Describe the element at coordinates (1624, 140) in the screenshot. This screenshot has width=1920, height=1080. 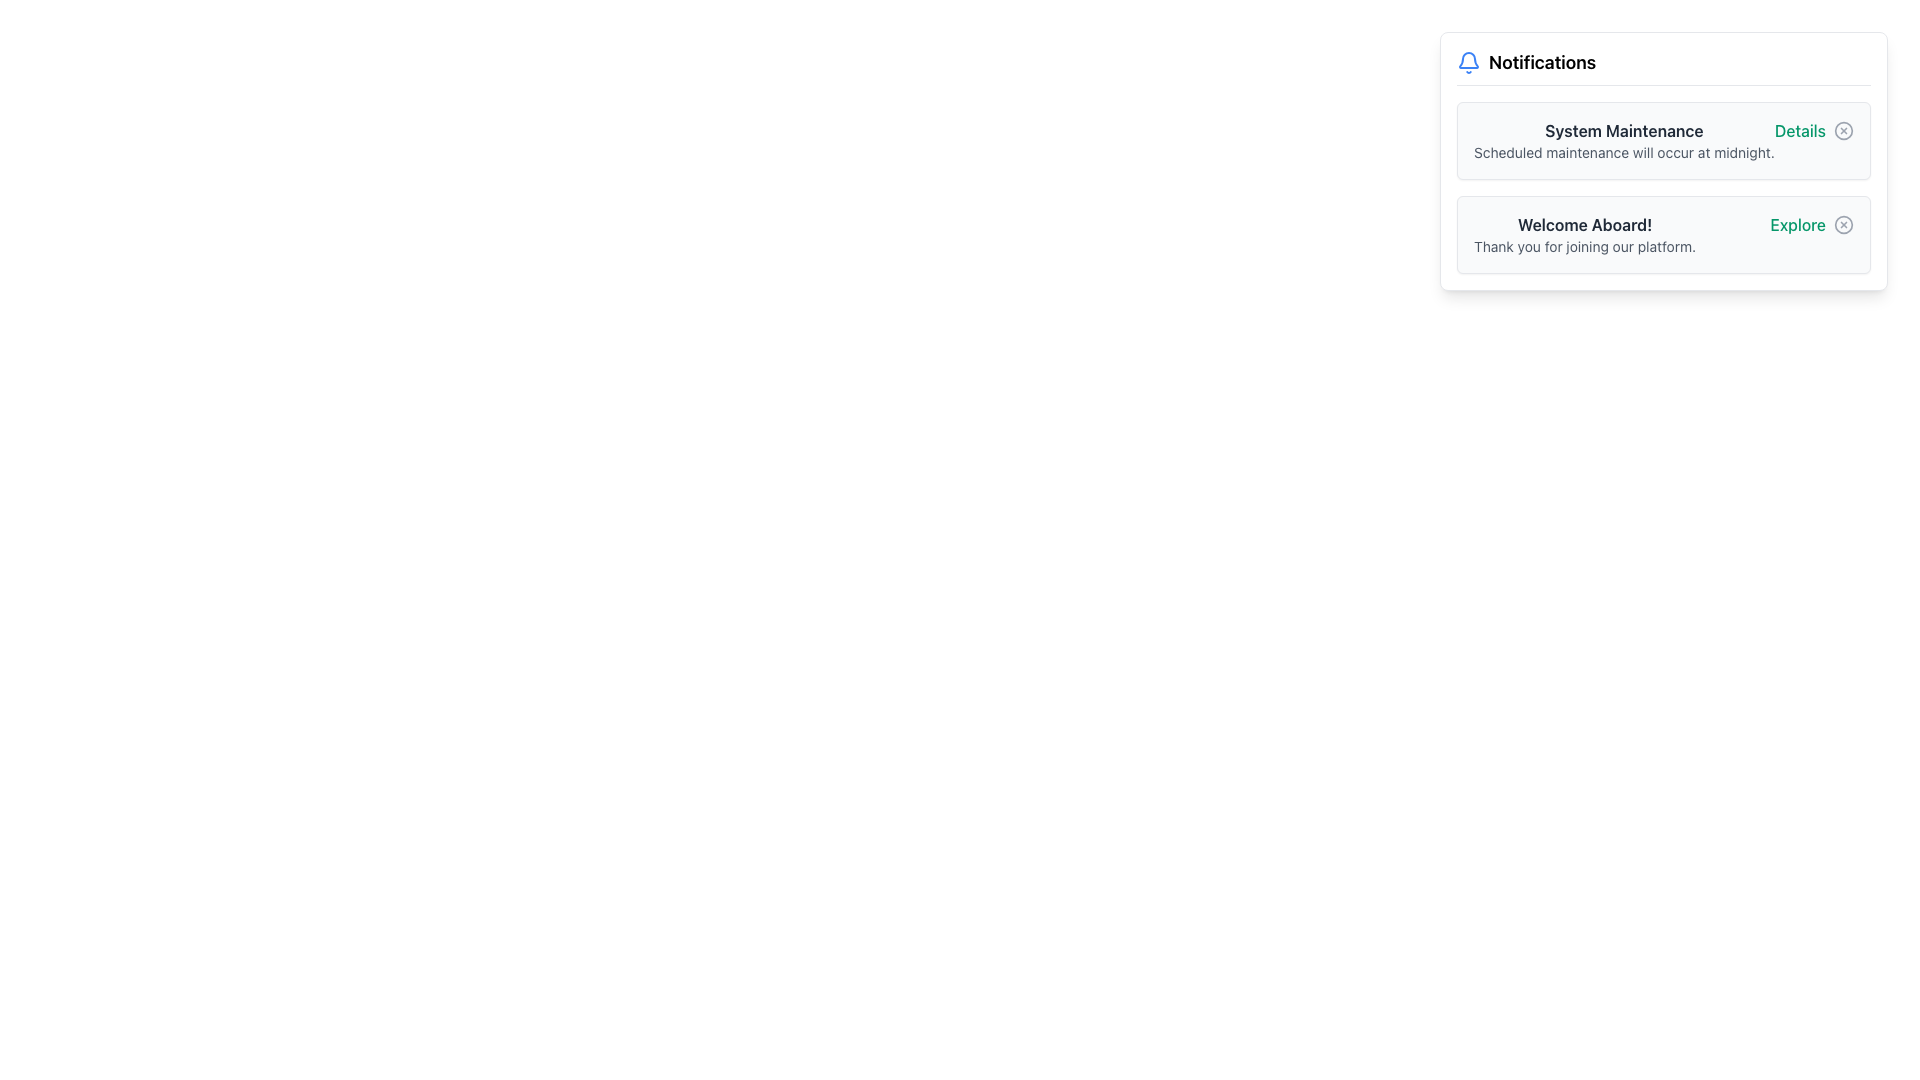
I see `the Text Block located in the top notification card, which serves as a notification title and description about scheduled system maintenance` at that location.